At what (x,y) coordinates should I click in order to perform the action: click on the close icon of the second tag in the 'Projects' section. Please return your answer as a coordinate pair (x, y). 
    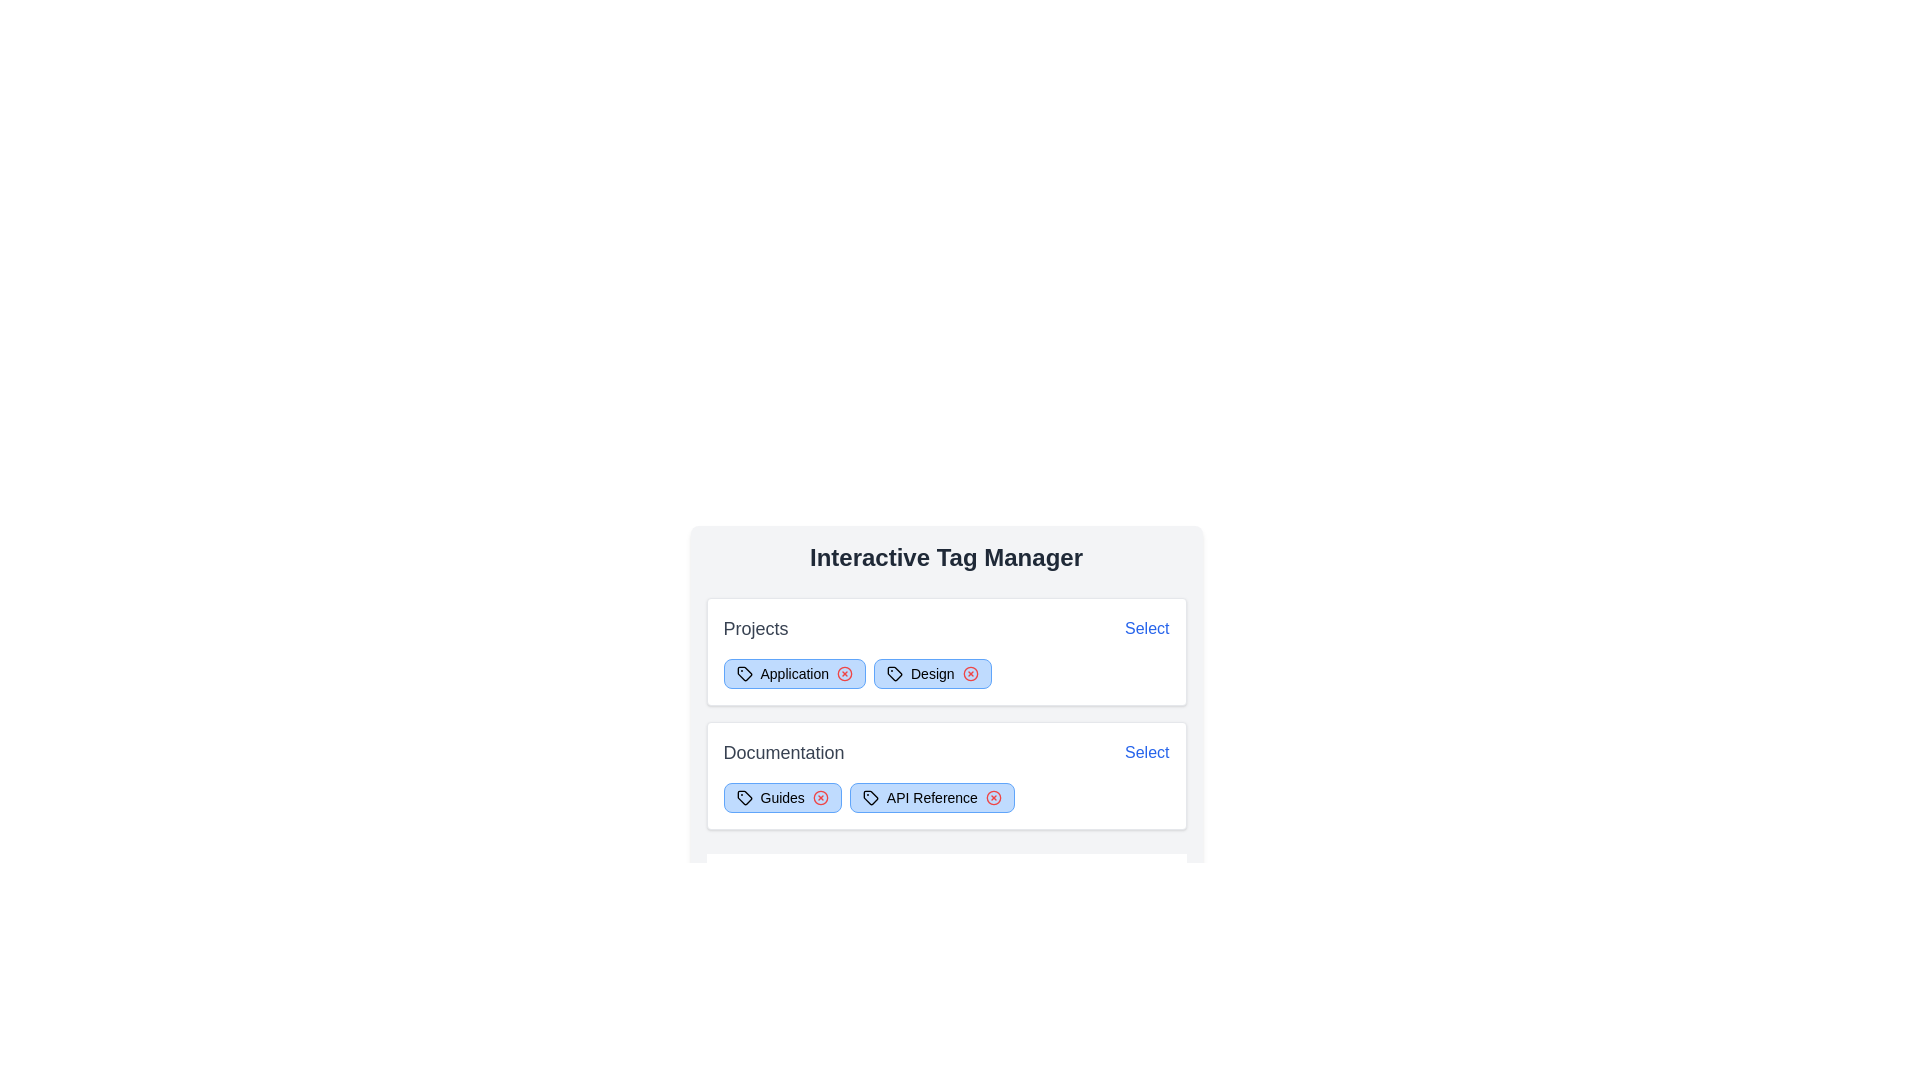
    Looking at the image, I should click on (931, 674).